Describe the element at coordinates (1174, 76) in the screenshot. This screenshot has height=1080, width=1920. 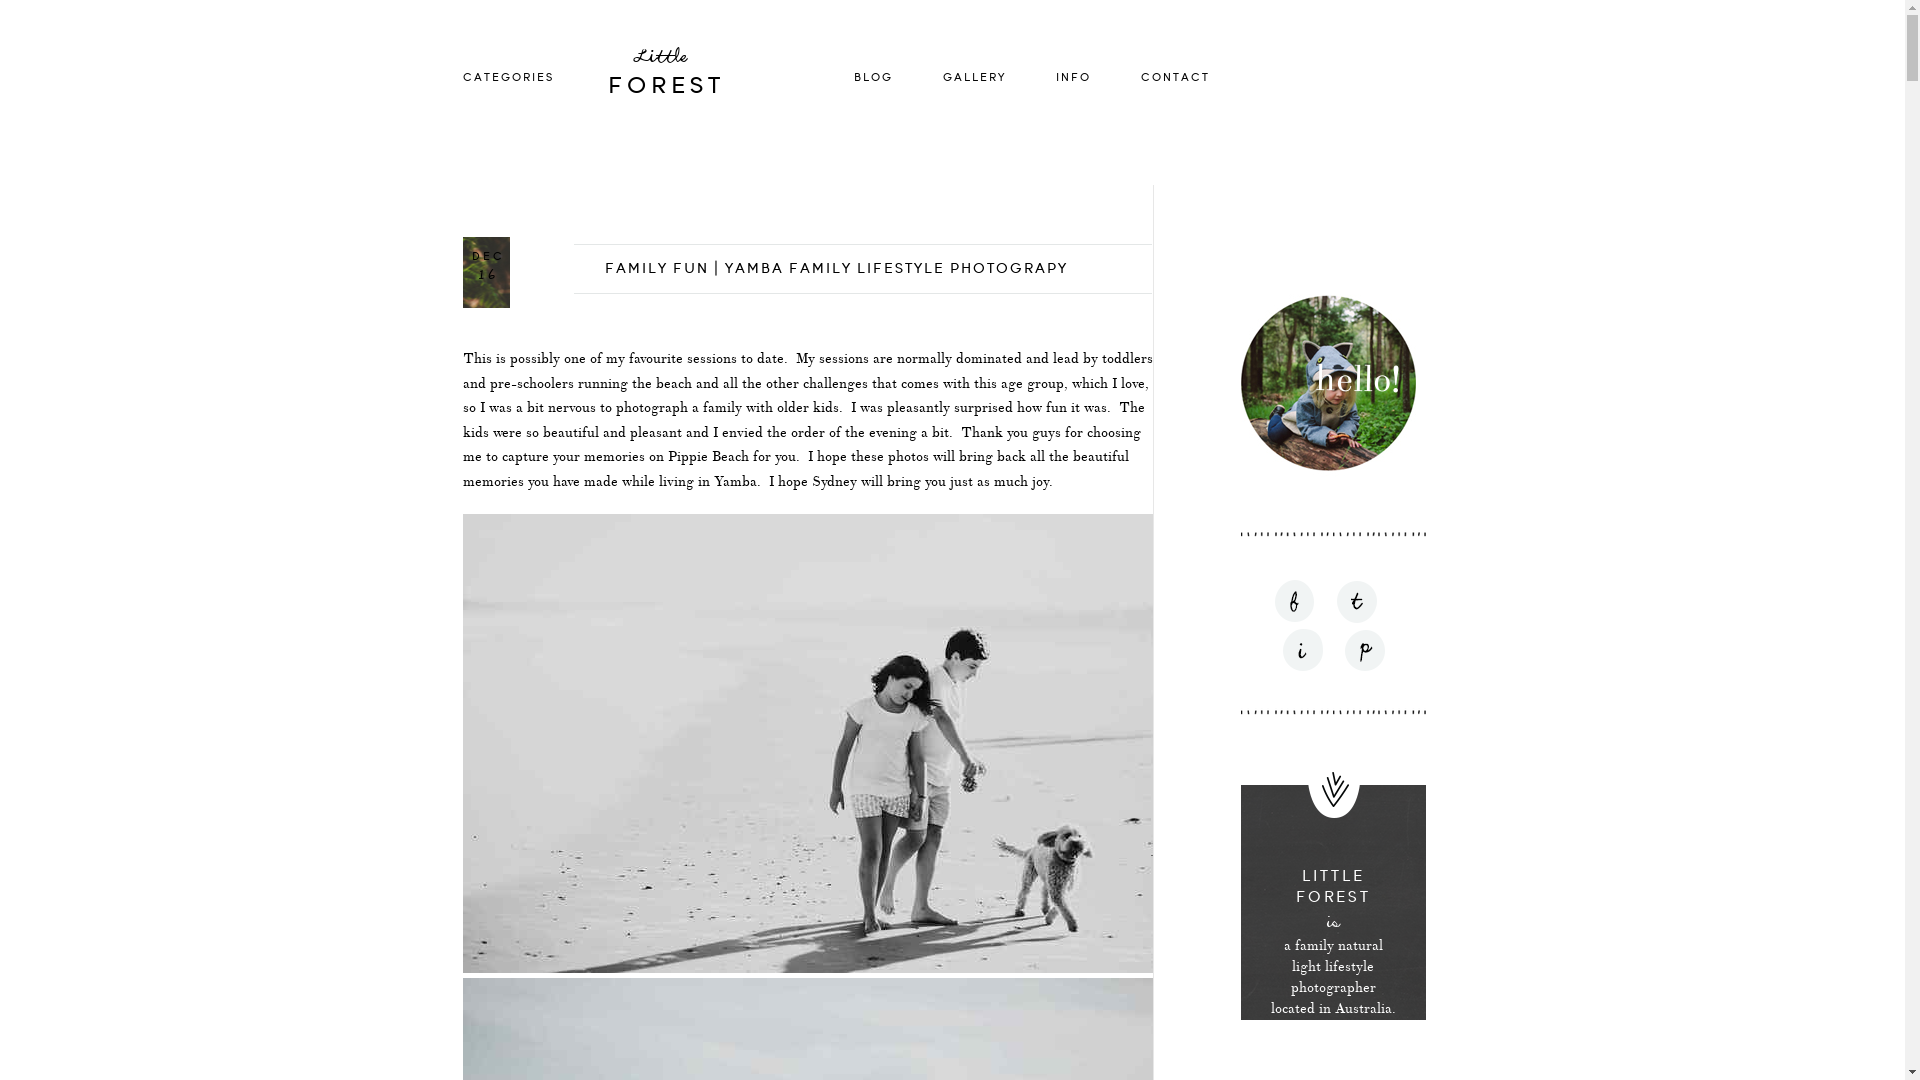
I see `'CONTACT'` at that location.